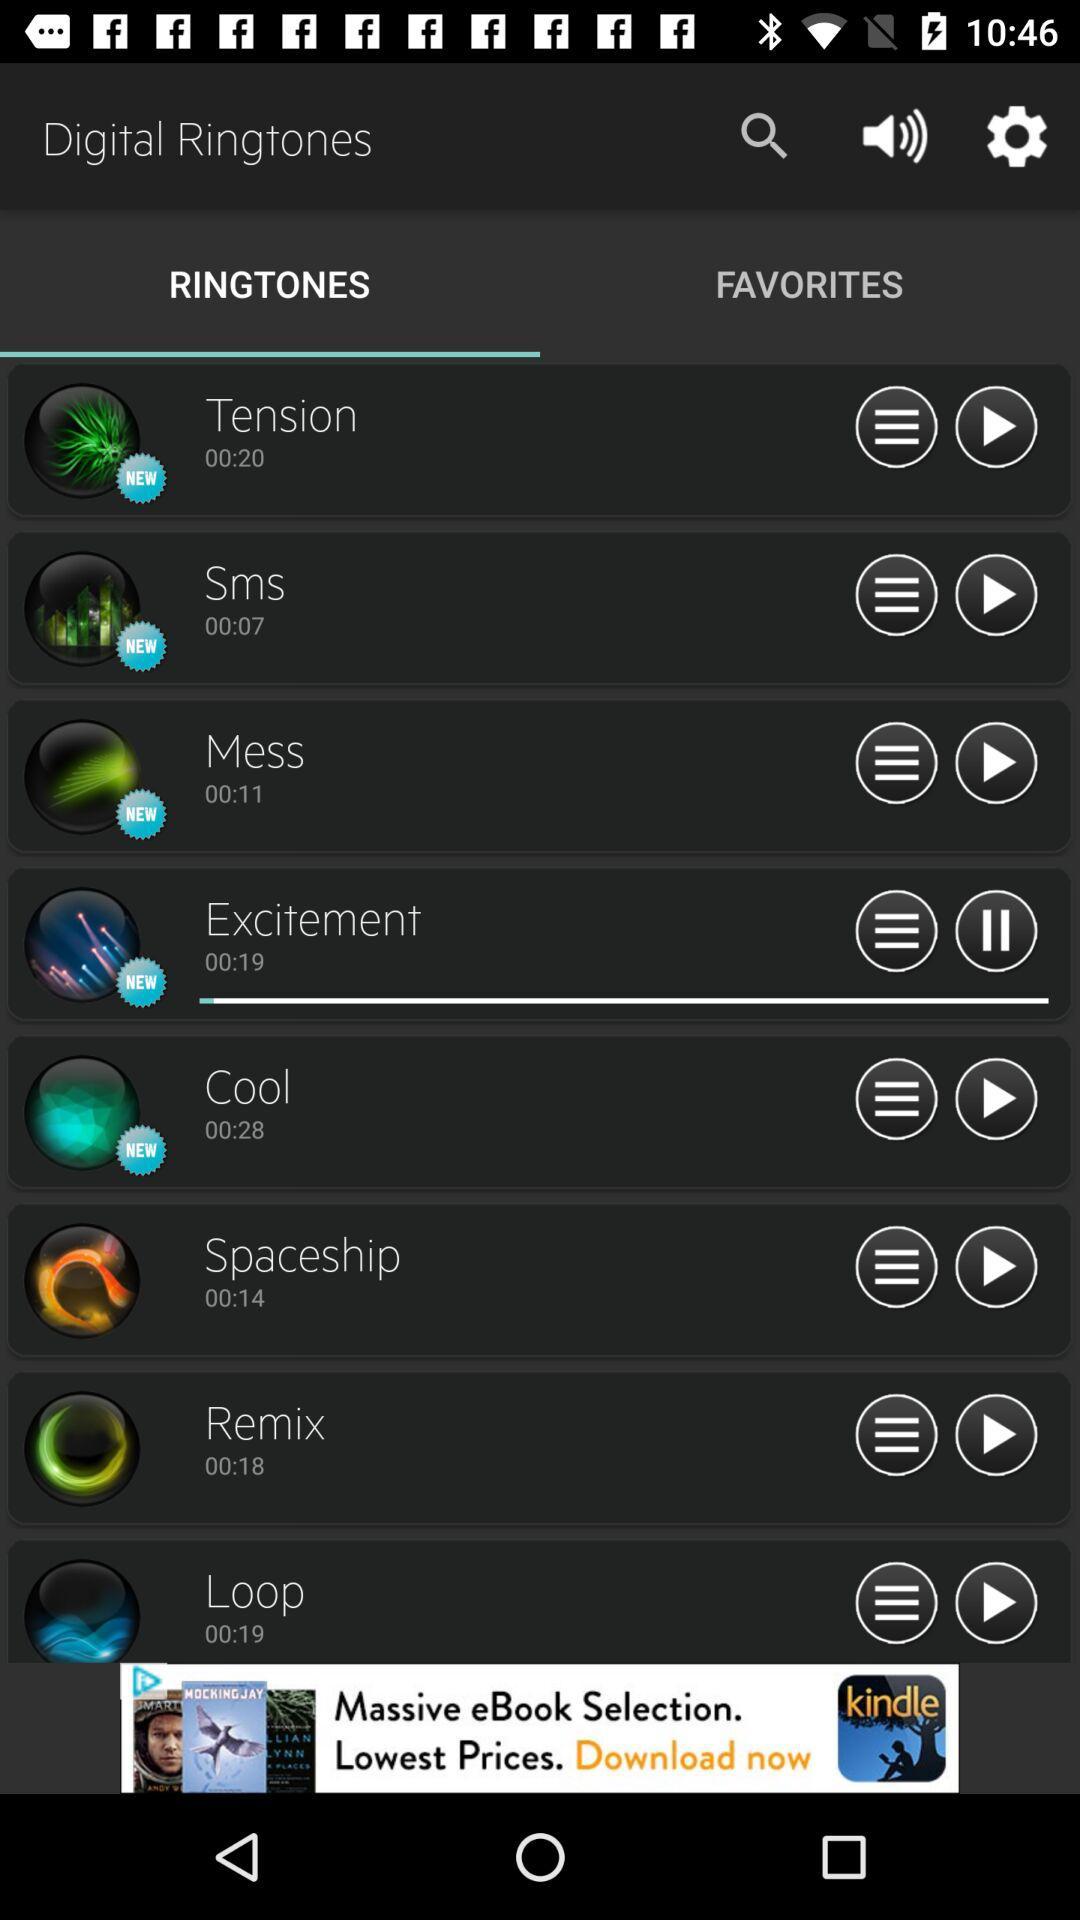  What do you see at coordinates (895, 427) in the screenshot?
I see `see more` at bounding box center [895, 427].